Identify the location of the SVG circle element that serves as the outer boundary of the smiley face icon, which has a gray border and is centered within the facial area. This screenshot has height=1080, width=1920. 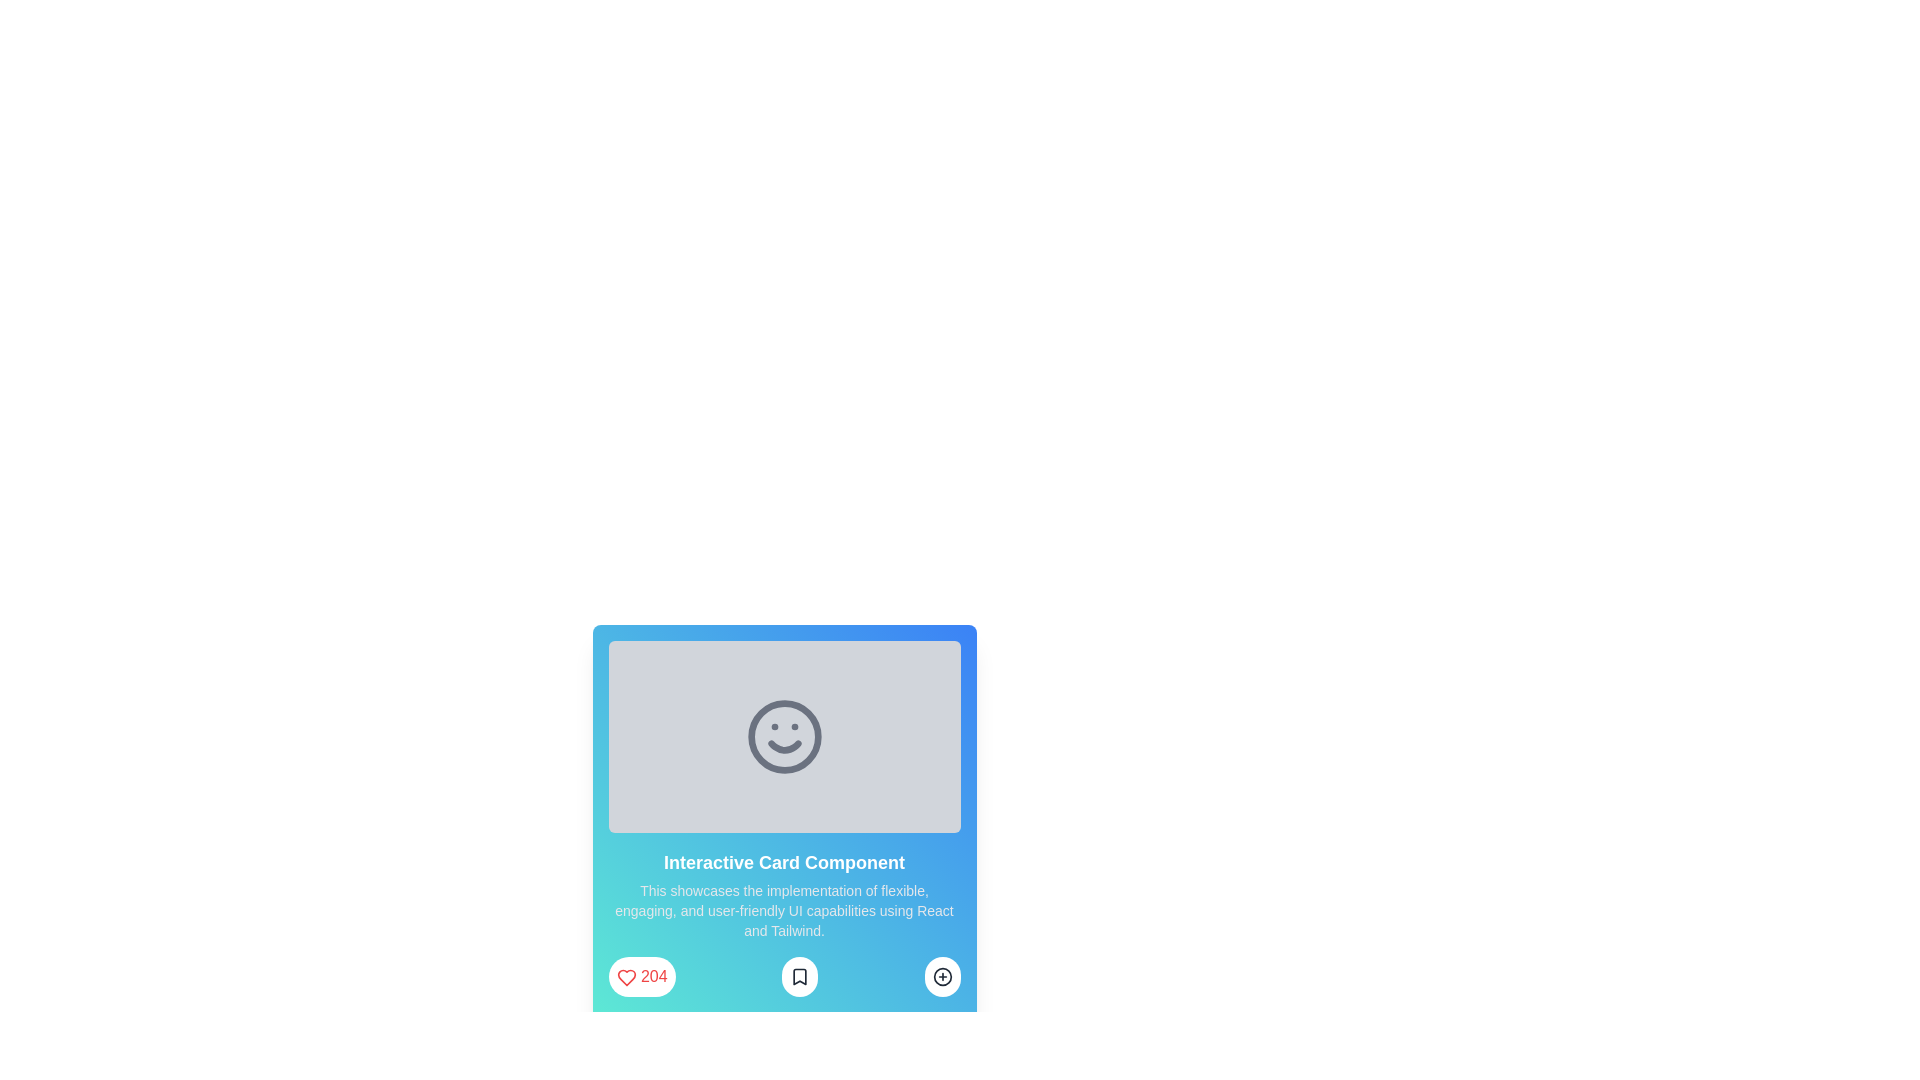
(783, 736).